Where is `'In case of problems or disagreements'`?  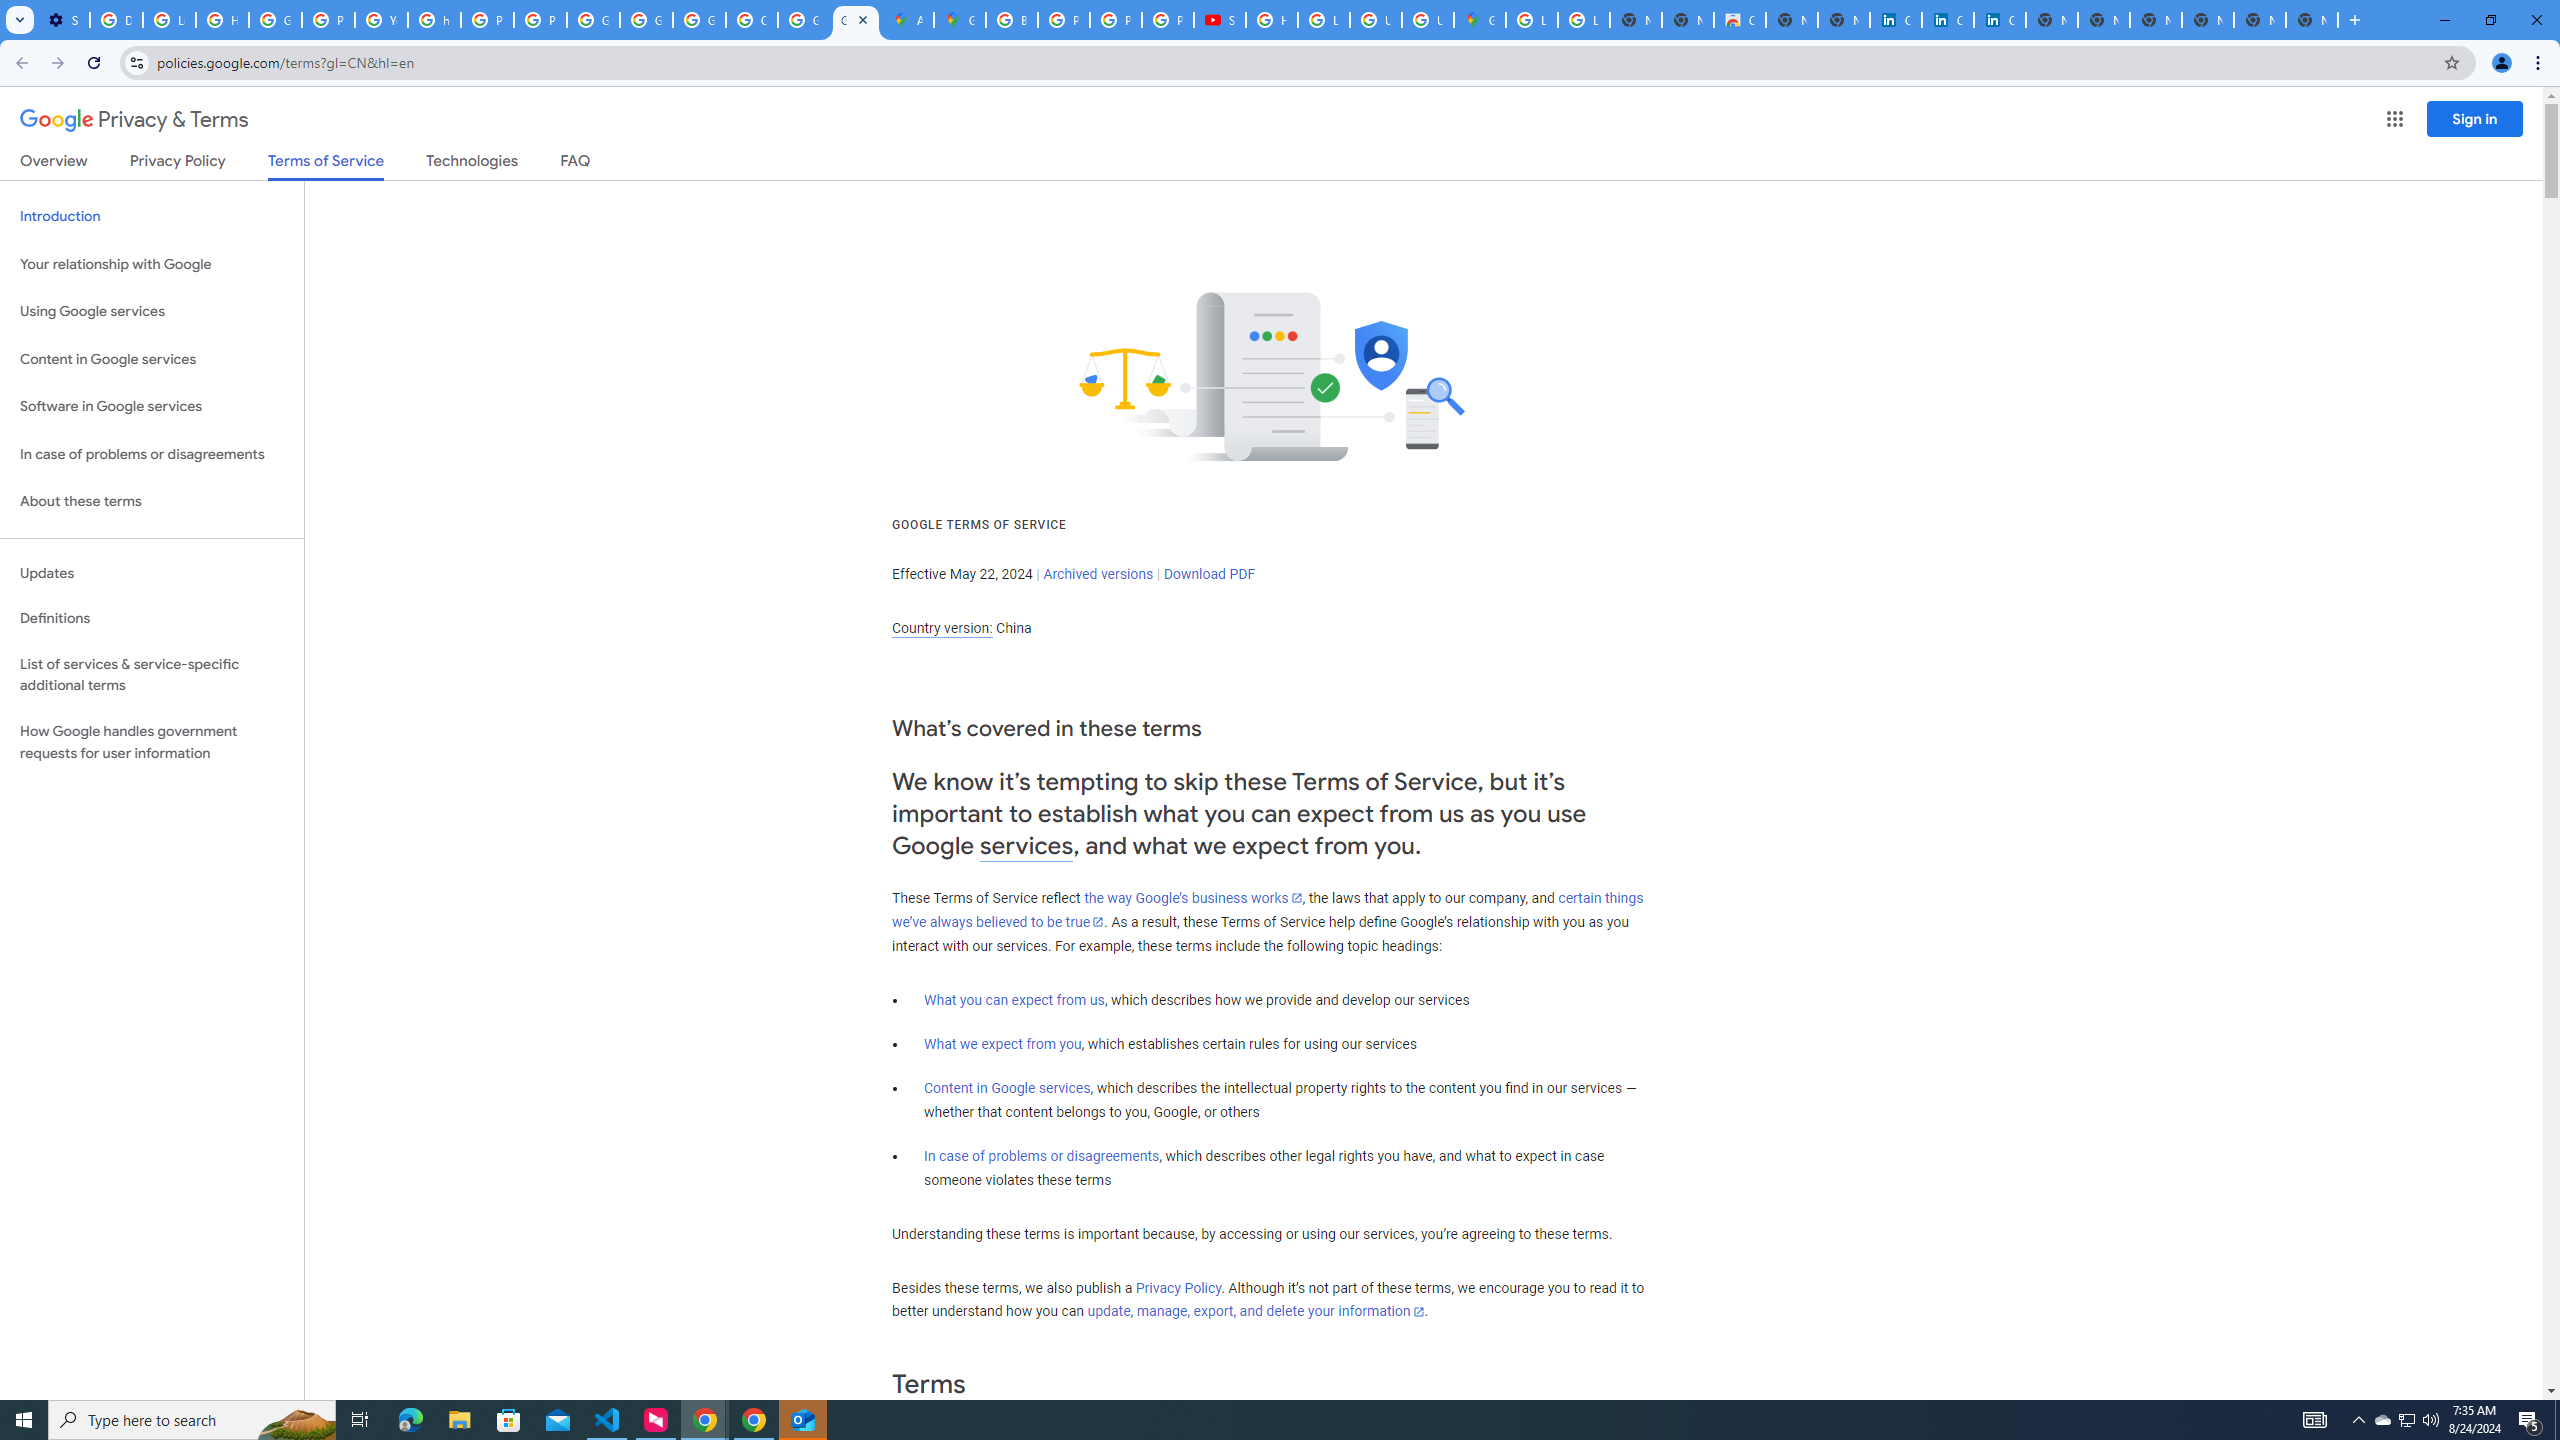 'In case of problems or disagreements' is located at coordinates (1040, 1156).